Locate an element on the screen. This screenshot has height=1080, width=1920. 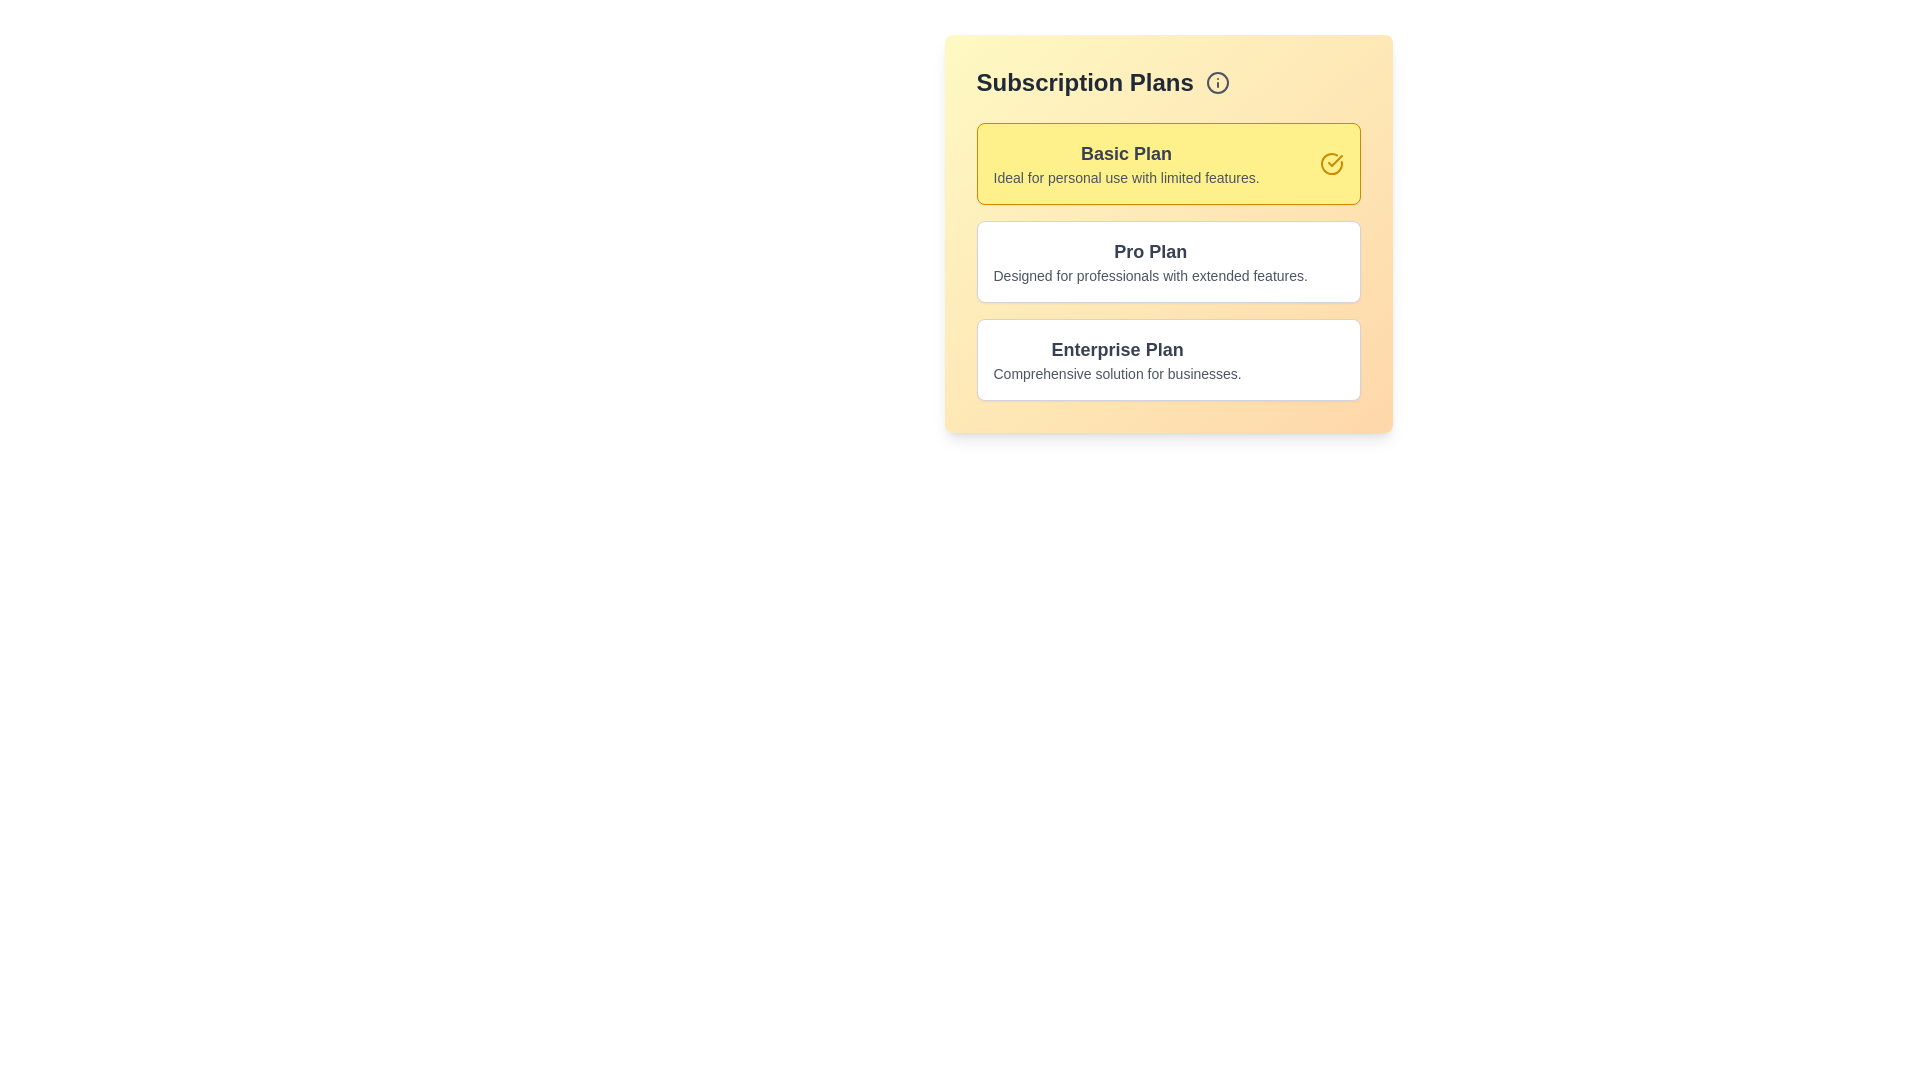
the additional details text for the 'Basic Plan', which is centrally aligned and provides information about its features is located at coordinates (1126, 176).